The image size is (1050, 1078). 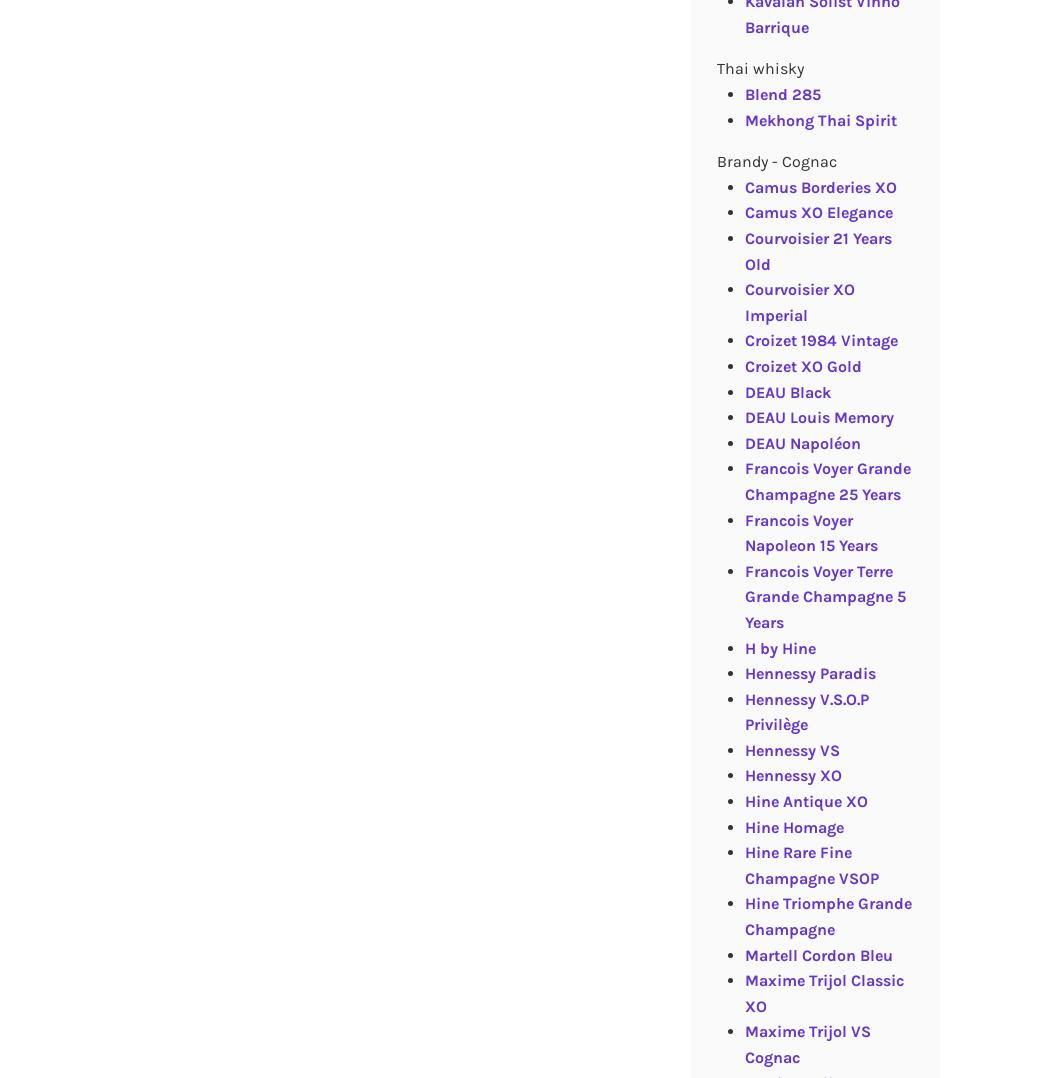 I want to click on 'Maxime Trijol VS Cognac', so click(x=806, y=1044).